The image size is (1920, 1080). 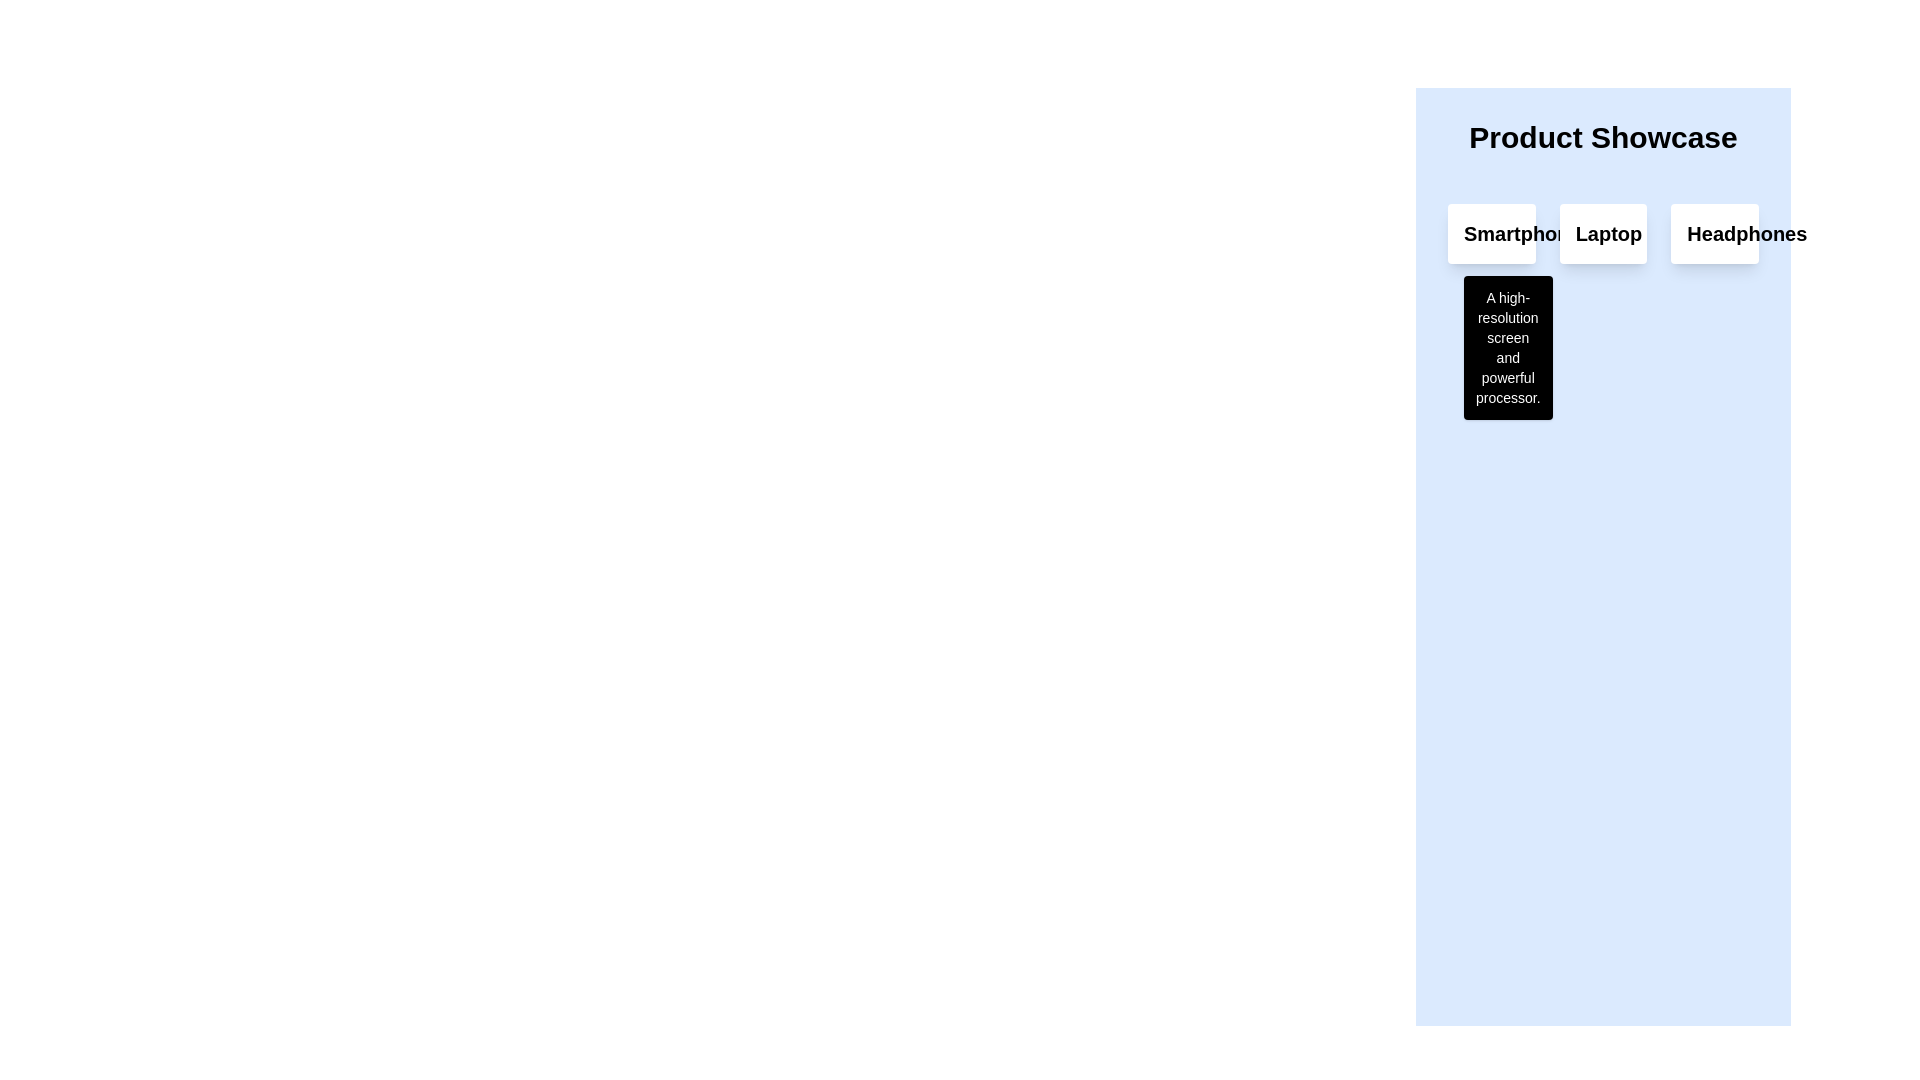 I want to click on label of the laptop card, which is the second element in the product showcase interface, positioned between the smartphone and headphones, so click(x=1603, y=233).